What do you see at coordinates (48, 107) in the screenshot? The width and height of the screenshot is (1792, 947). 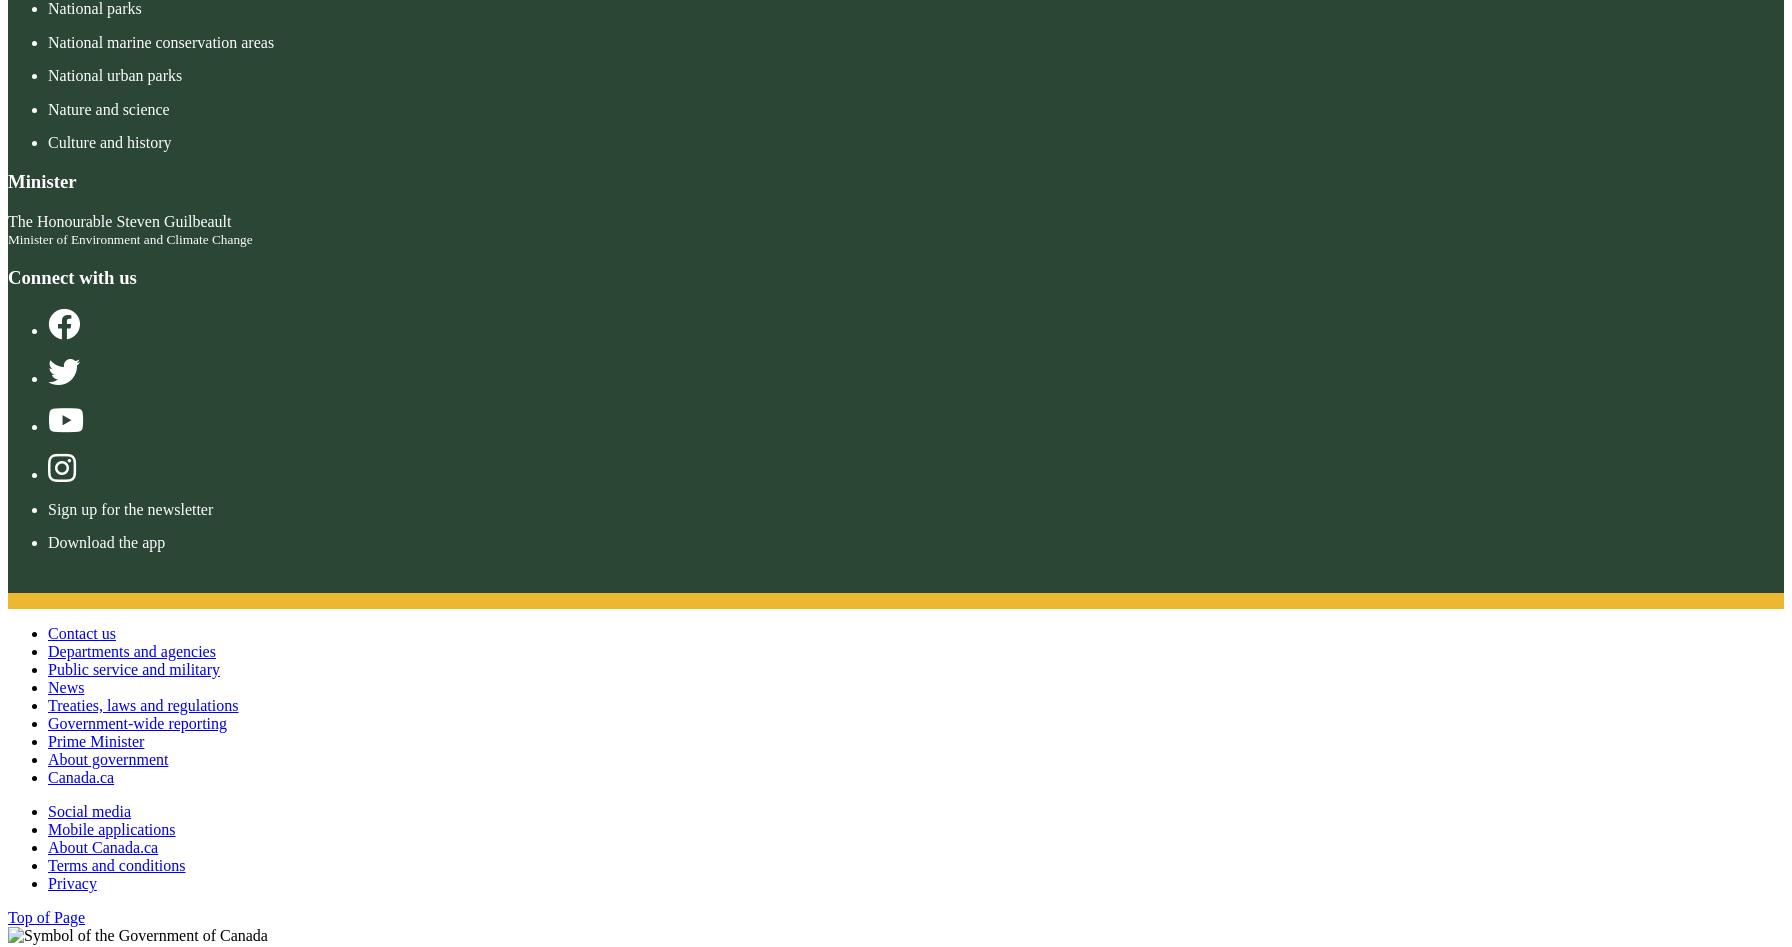 I see `'Nature and science'` at bounding box center [48, 107].